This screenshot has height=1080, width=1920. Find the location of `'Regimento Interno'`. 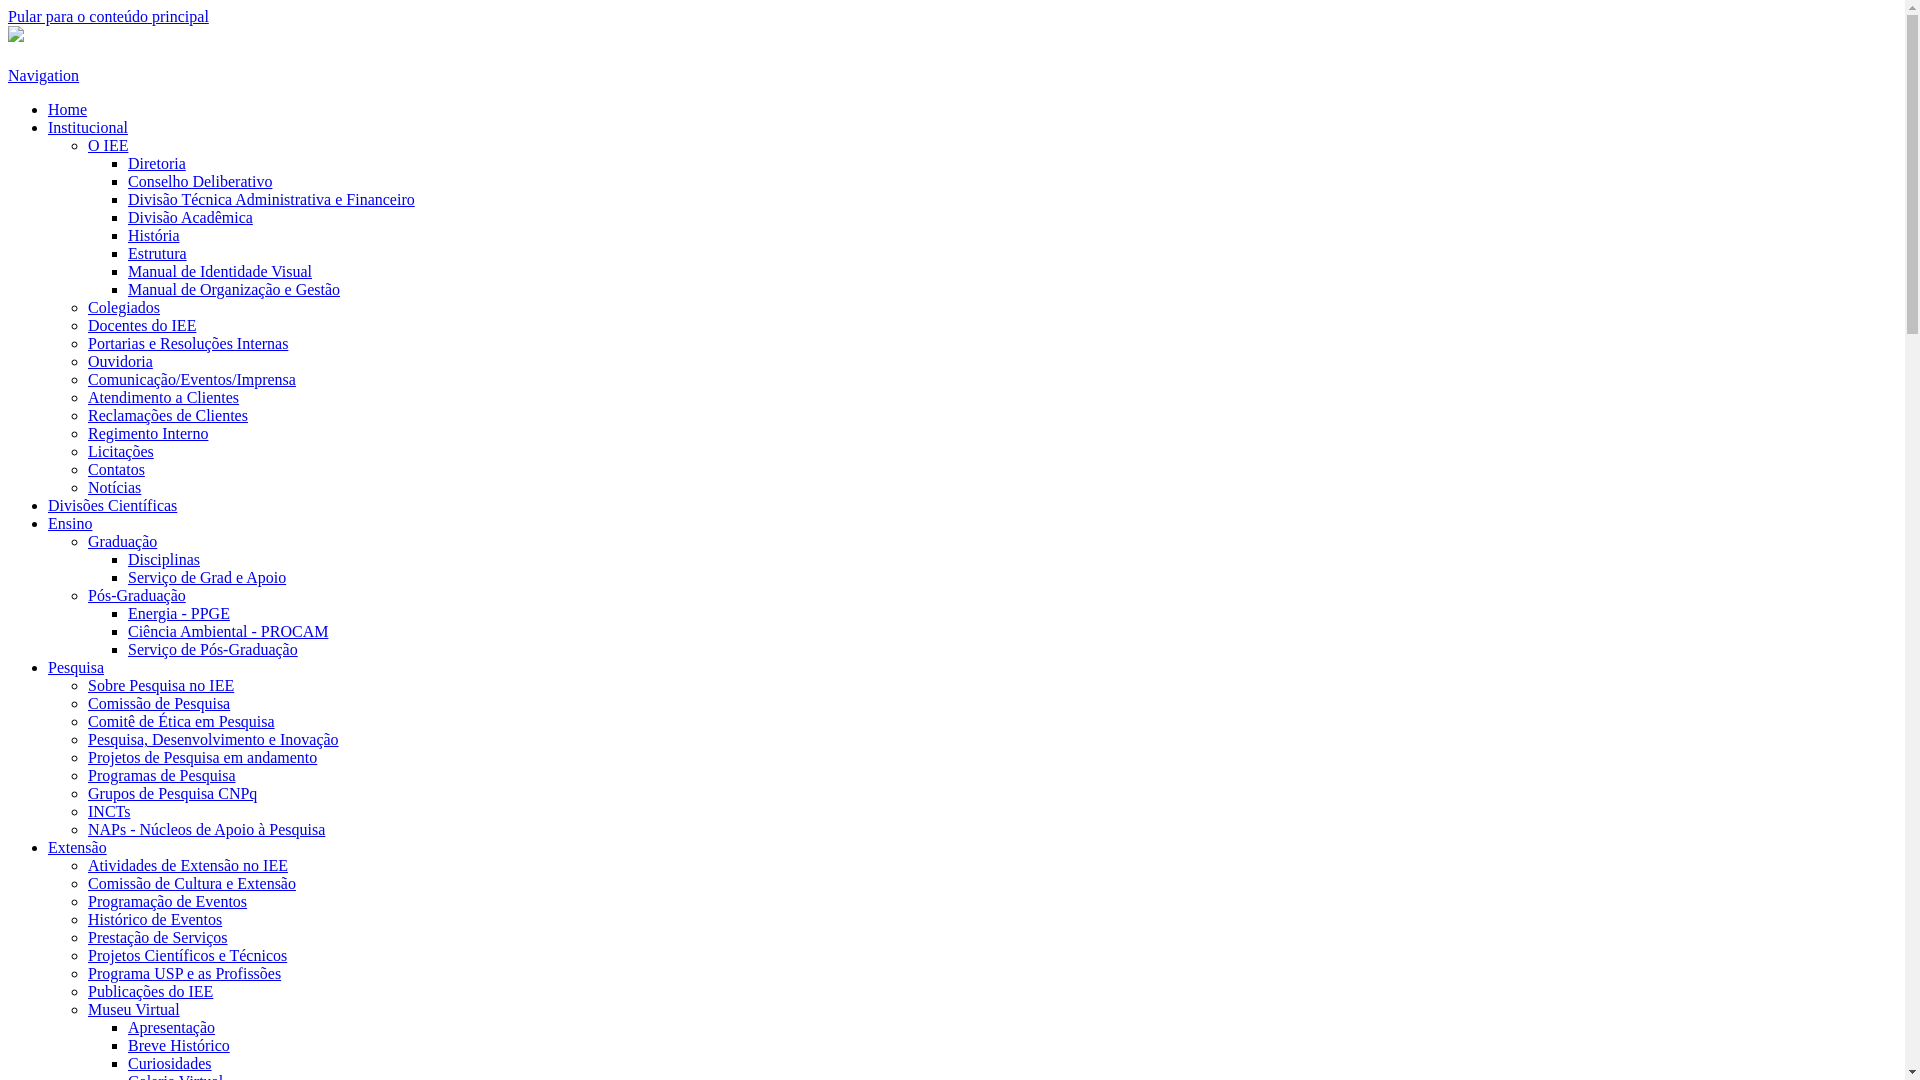

'Regimento Interno' is located at coordinates (147, 432).